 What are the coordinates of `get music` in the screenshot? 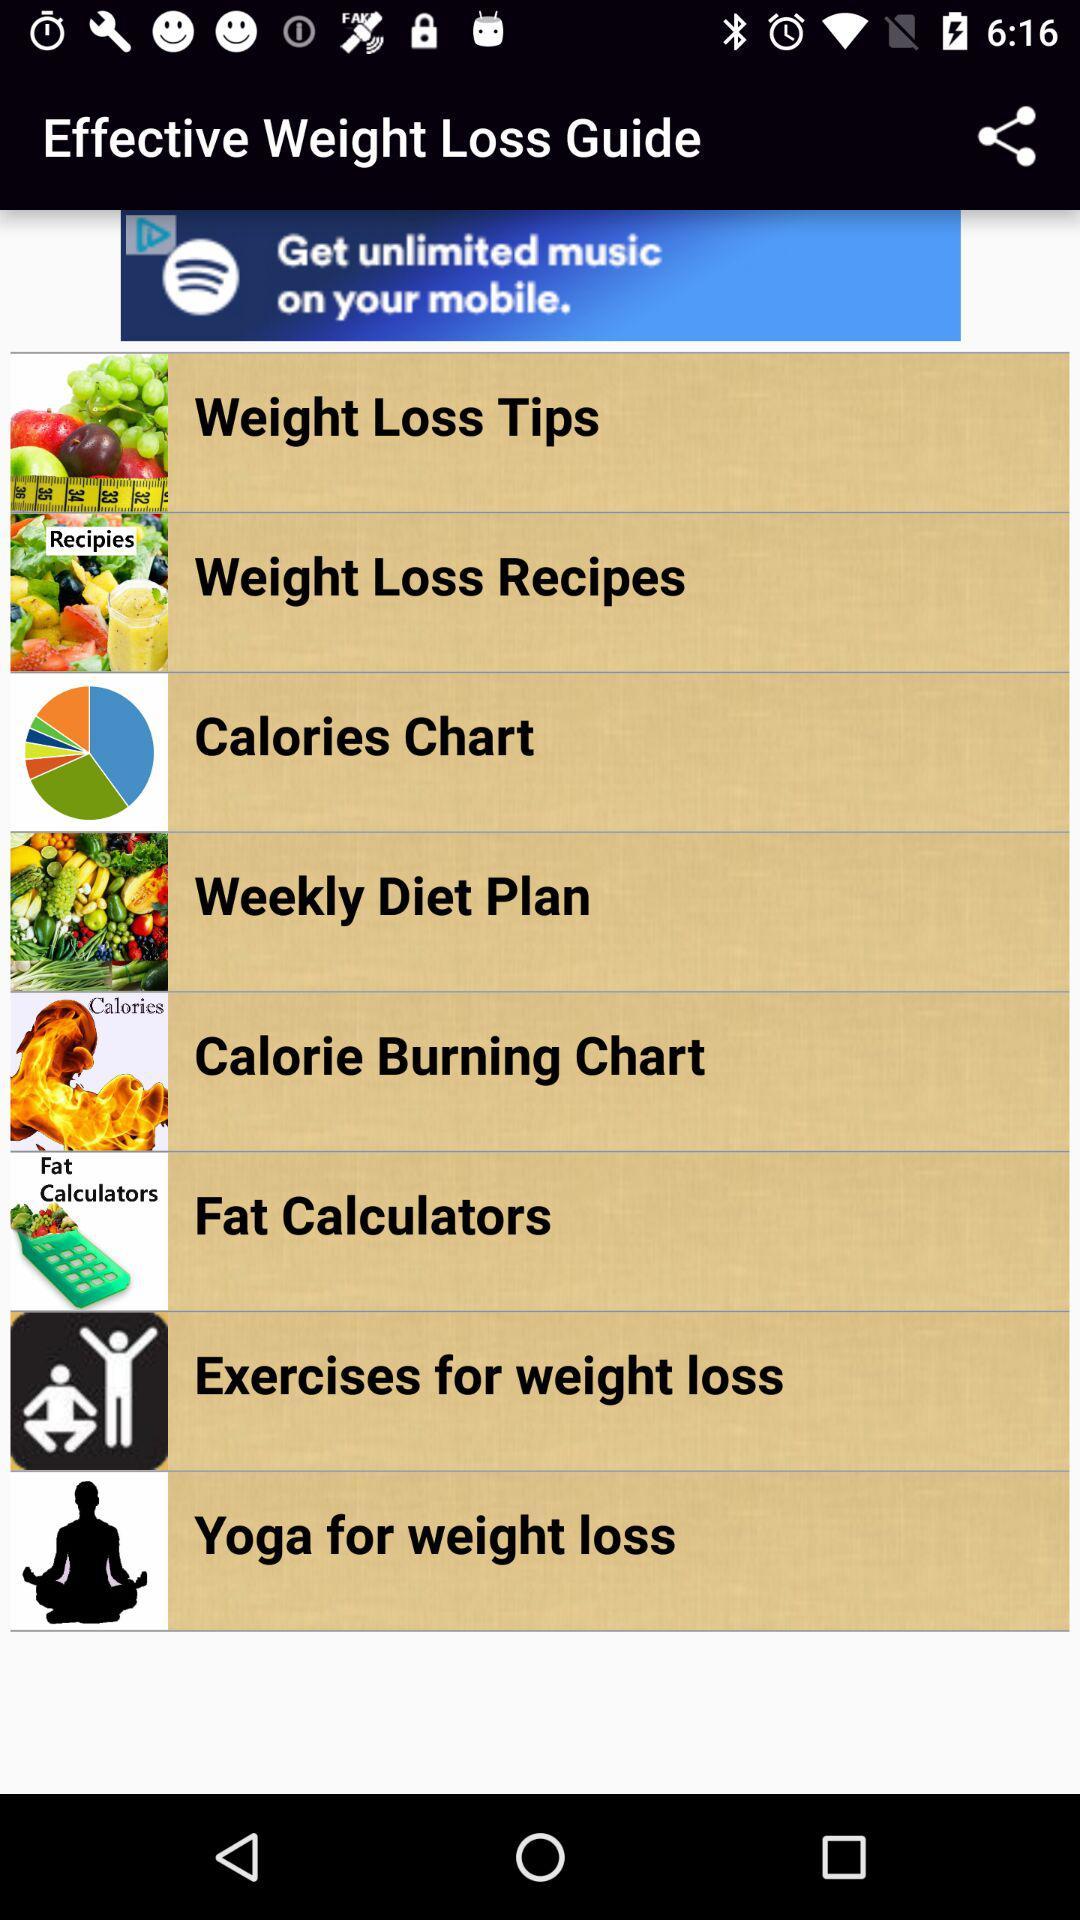 It's located at (540, 274).